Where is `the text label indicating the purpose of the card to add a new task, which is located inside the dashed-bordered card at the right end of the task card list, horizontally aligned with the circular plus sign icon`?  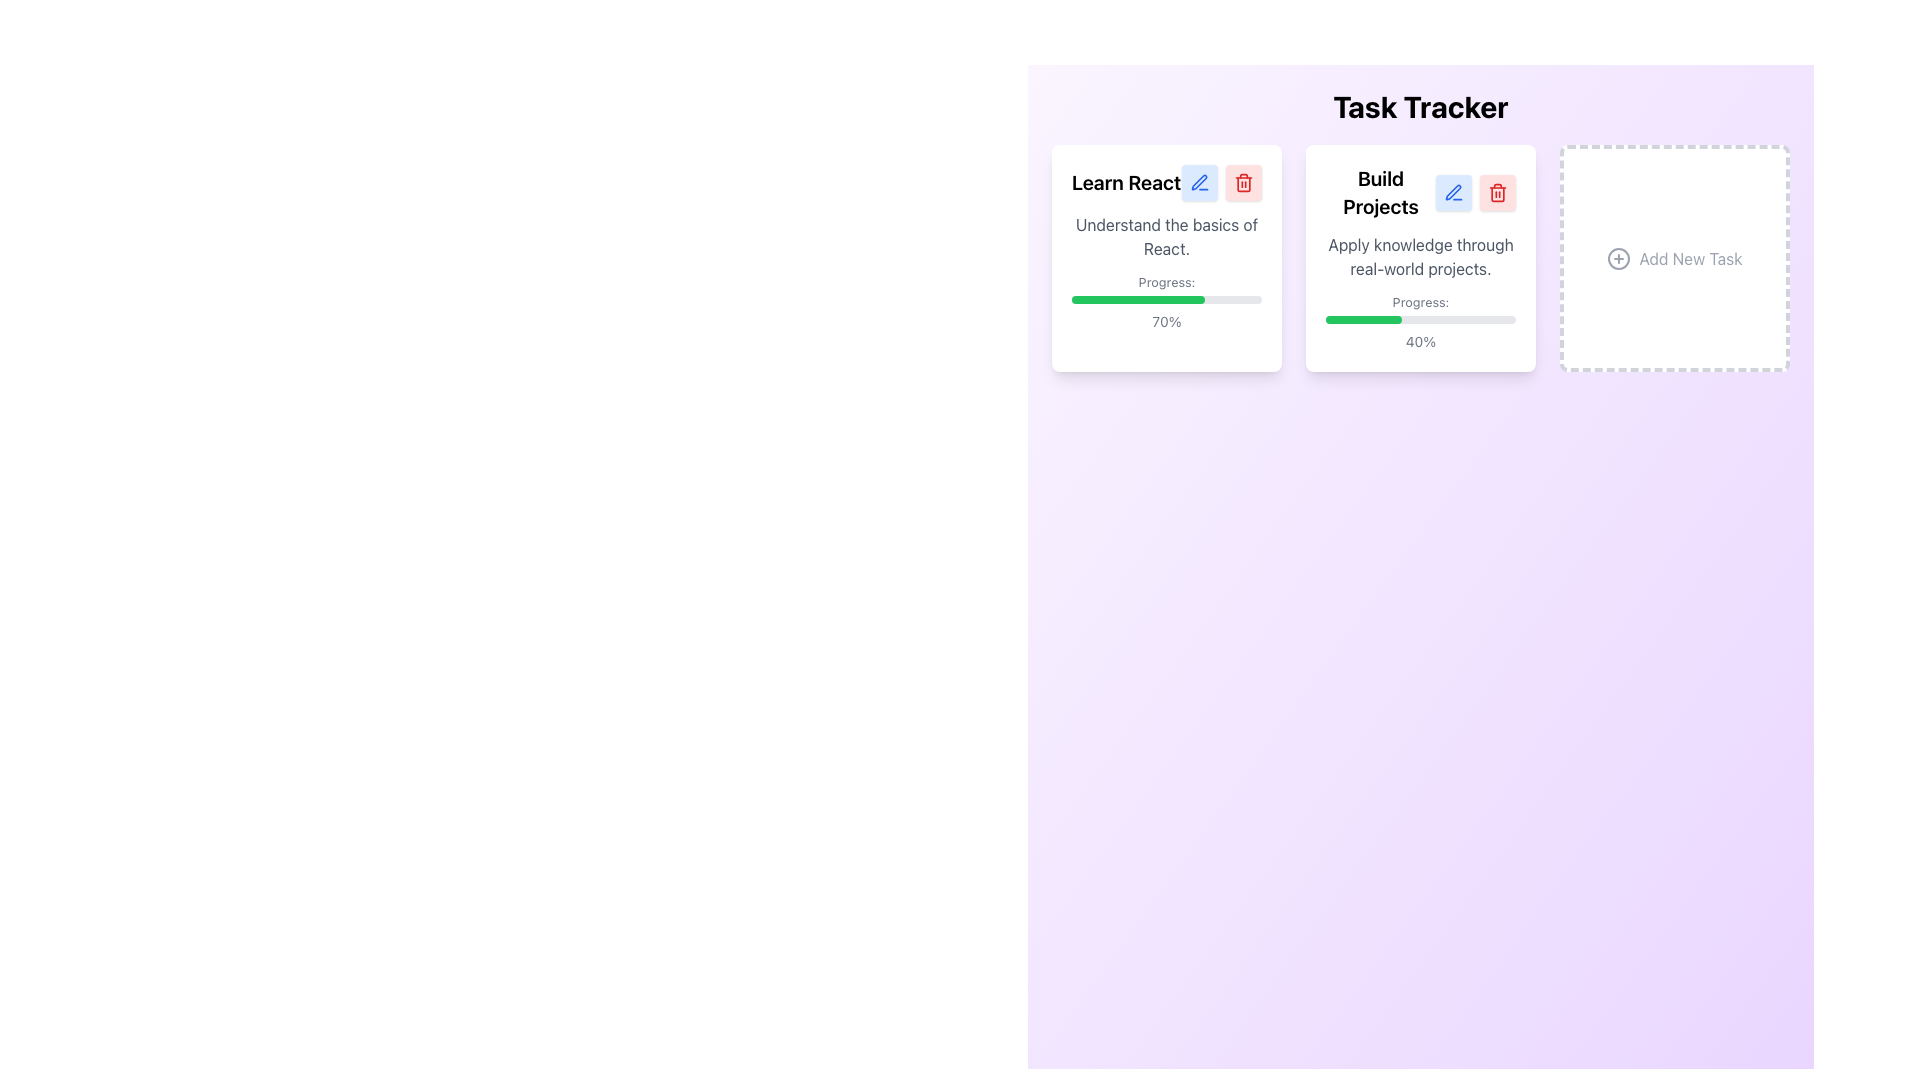 the text label indicating the purpose of the card to add a new task, which is located inside the dashed-bordered card at the right end of the task card list, horizontally aligned with the circular plus sign icon is located at coordinates (1689, 257).